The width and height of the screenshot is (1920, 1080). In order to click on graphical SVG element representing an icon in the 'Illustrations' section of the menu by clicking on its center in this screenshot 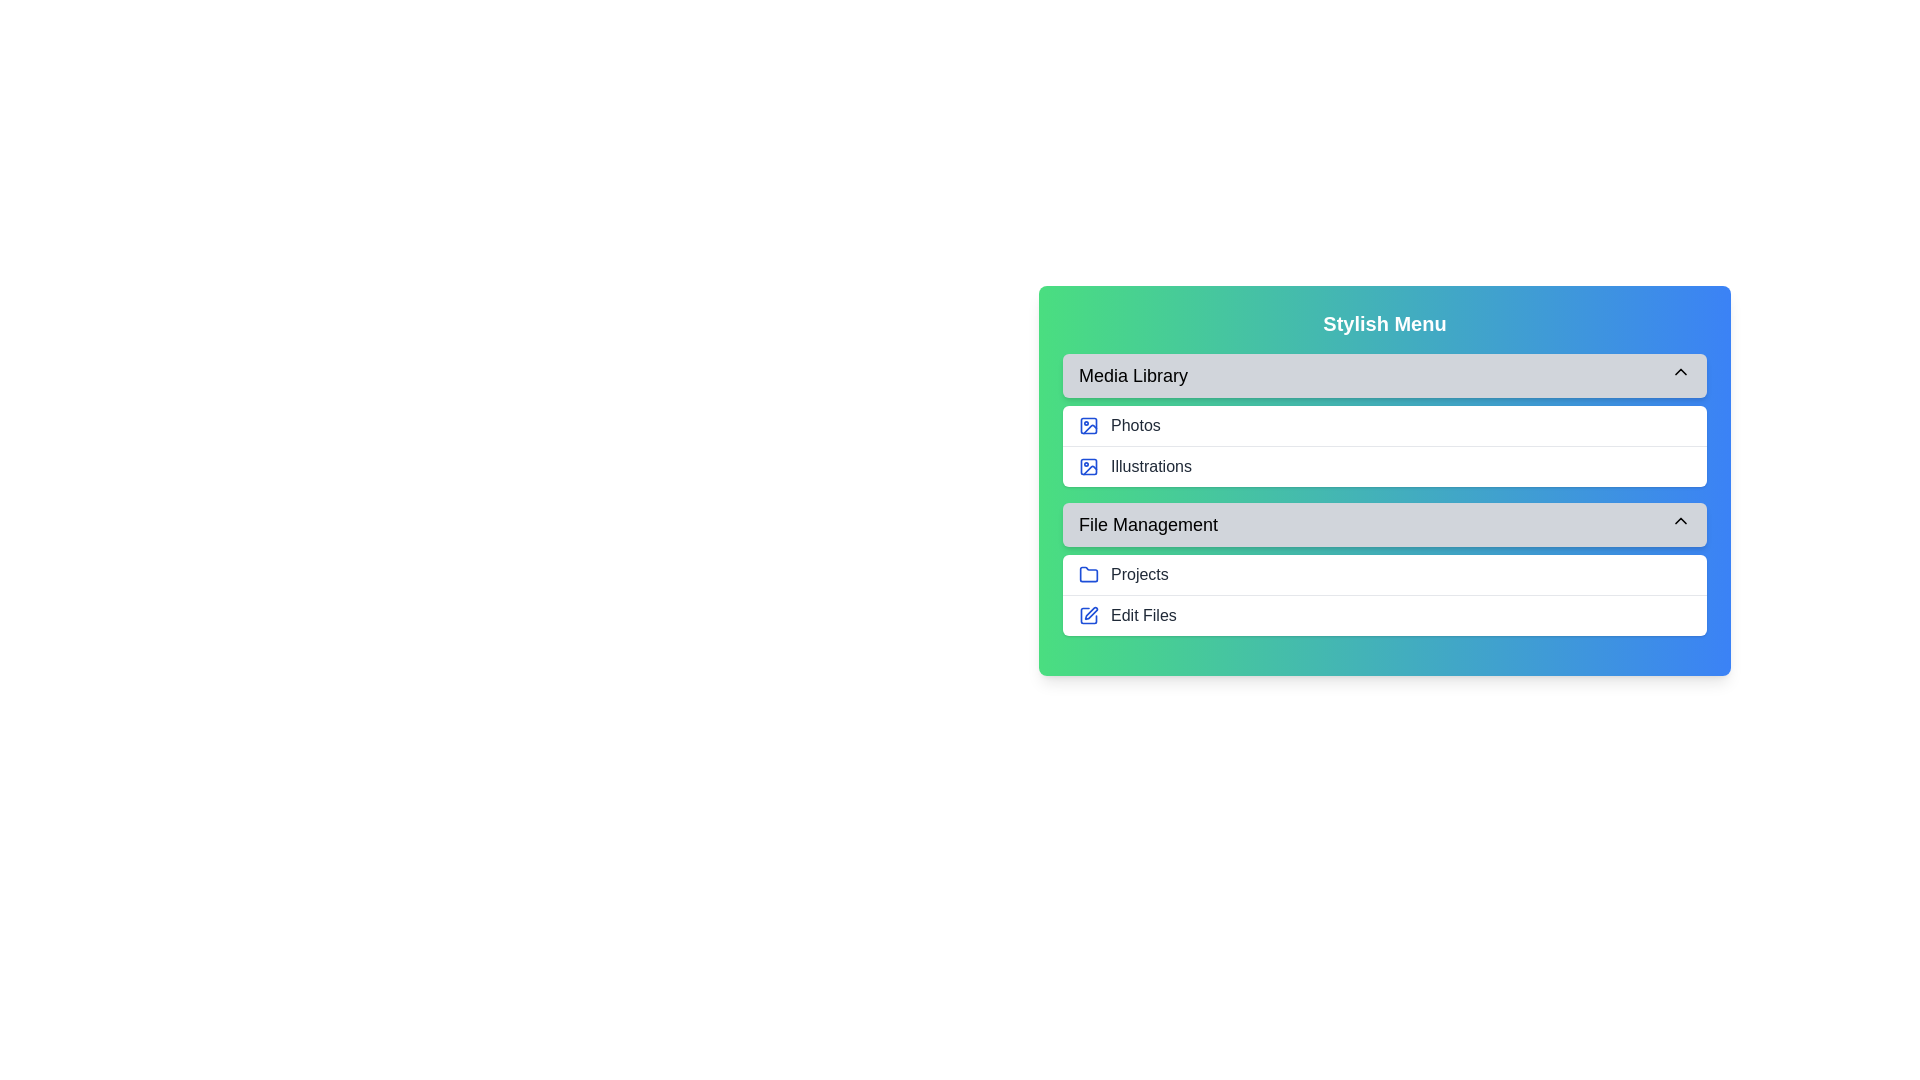, I will do `click(1088, 466)`.